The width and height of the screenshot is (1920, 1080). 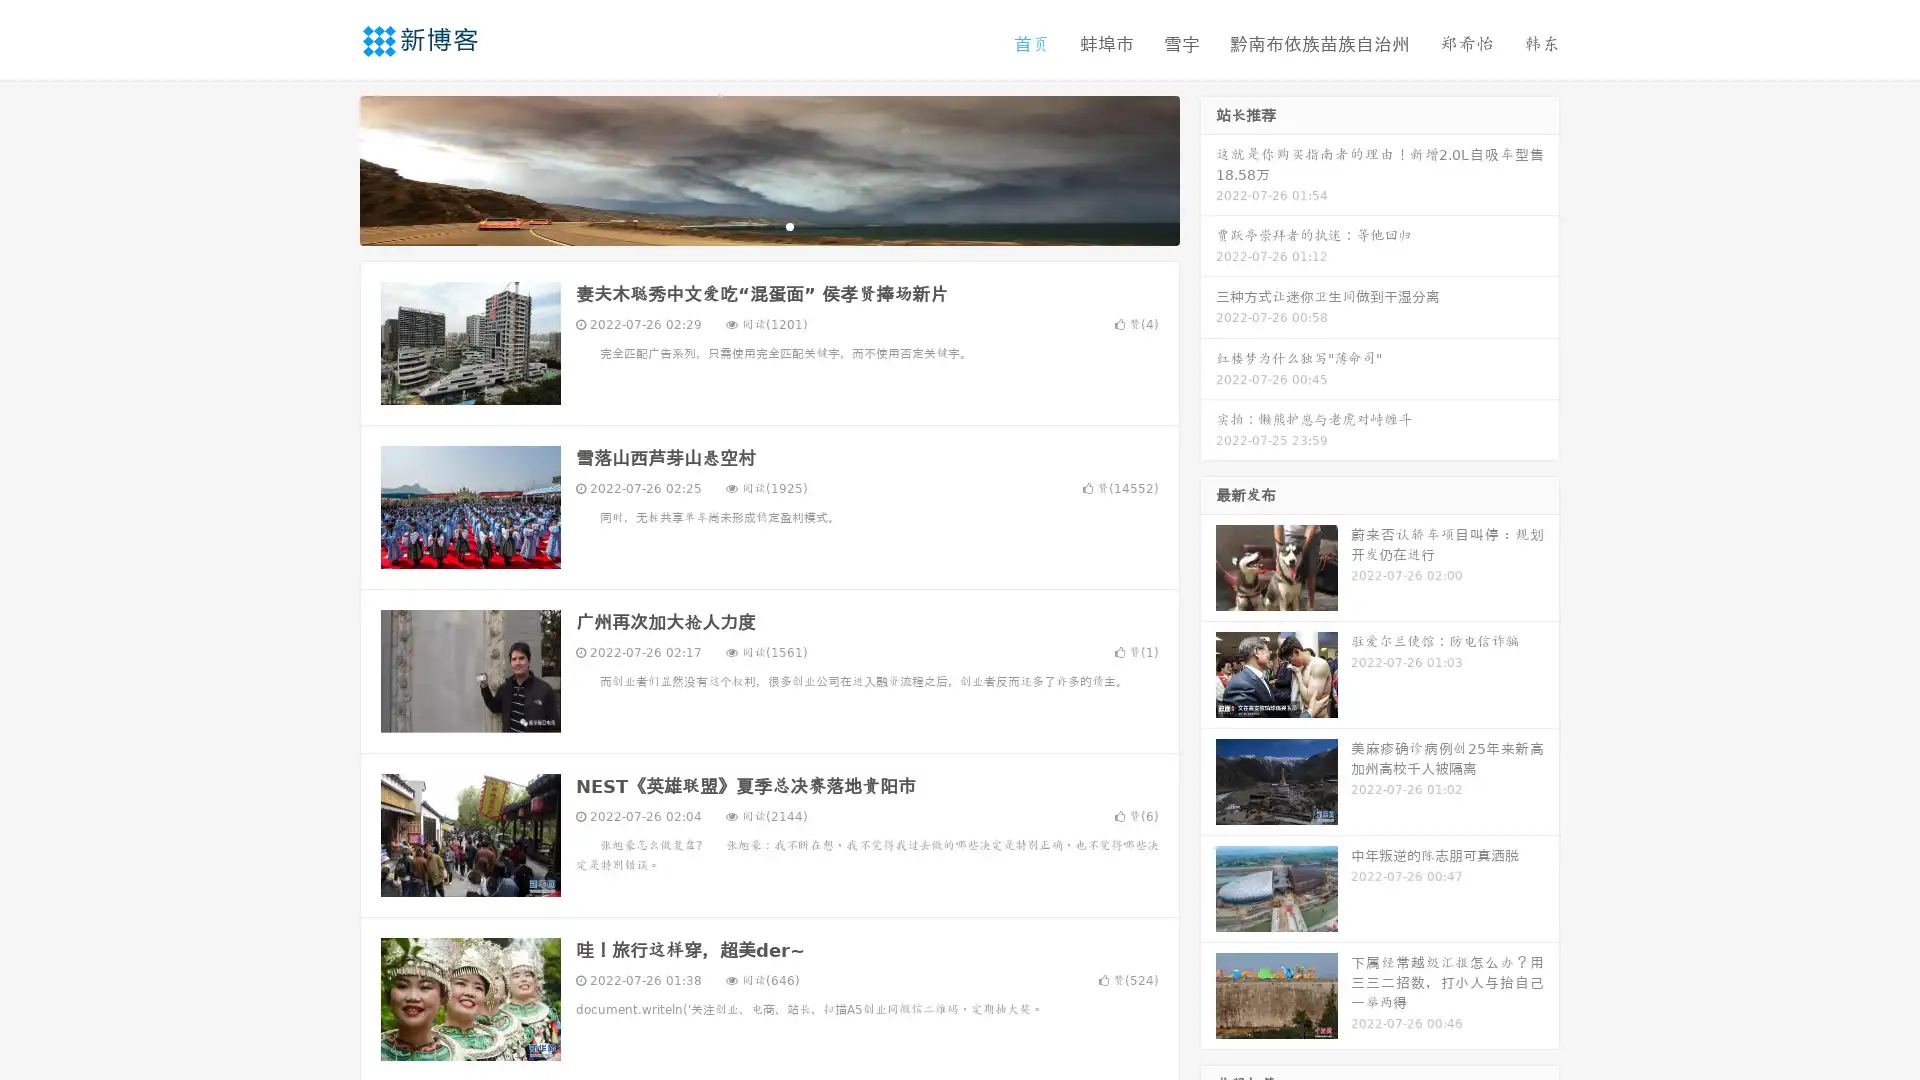 What do you see at coordinates (748, 225) in the screenshot?
I see `Go to slide 1` at bounding box center [748, 225].